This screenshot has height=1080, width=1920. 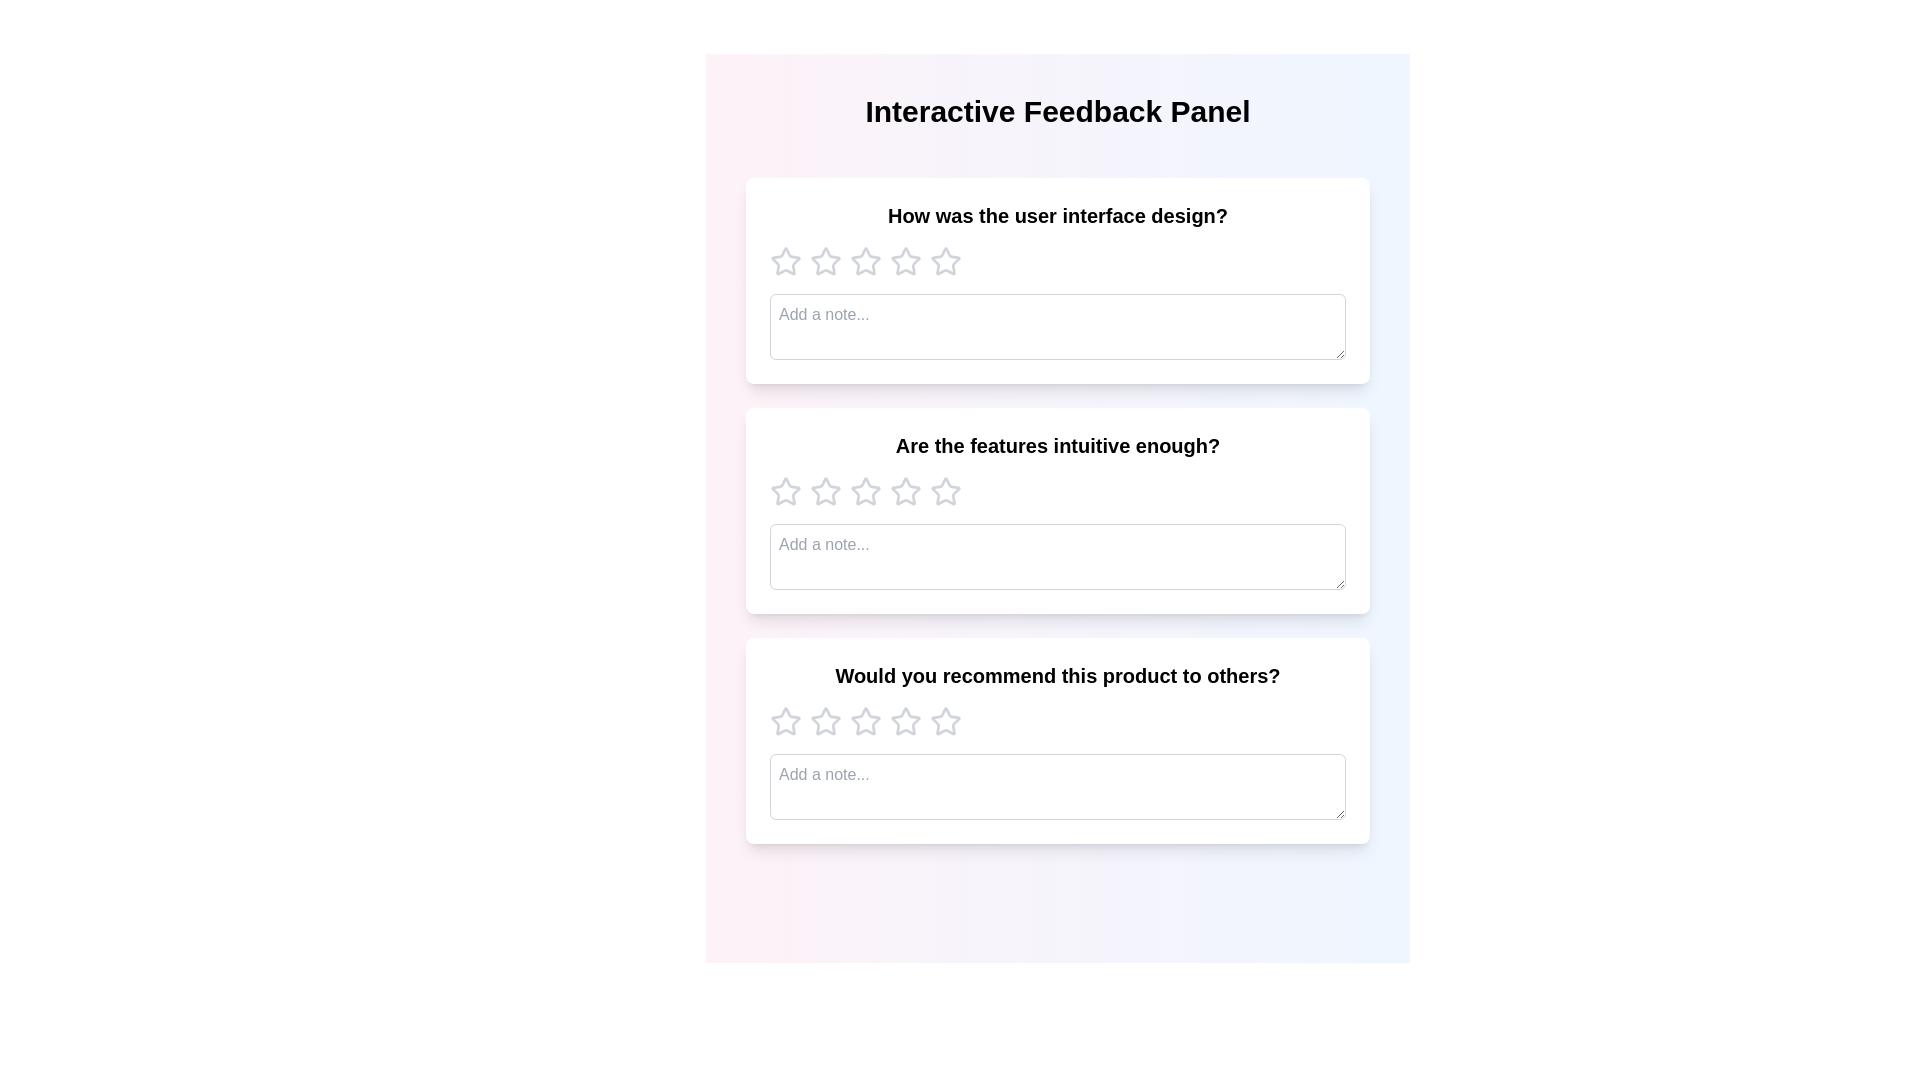 I want to click on the rating for a feedback prompt to 4 stars, so click(x=905, y=261).